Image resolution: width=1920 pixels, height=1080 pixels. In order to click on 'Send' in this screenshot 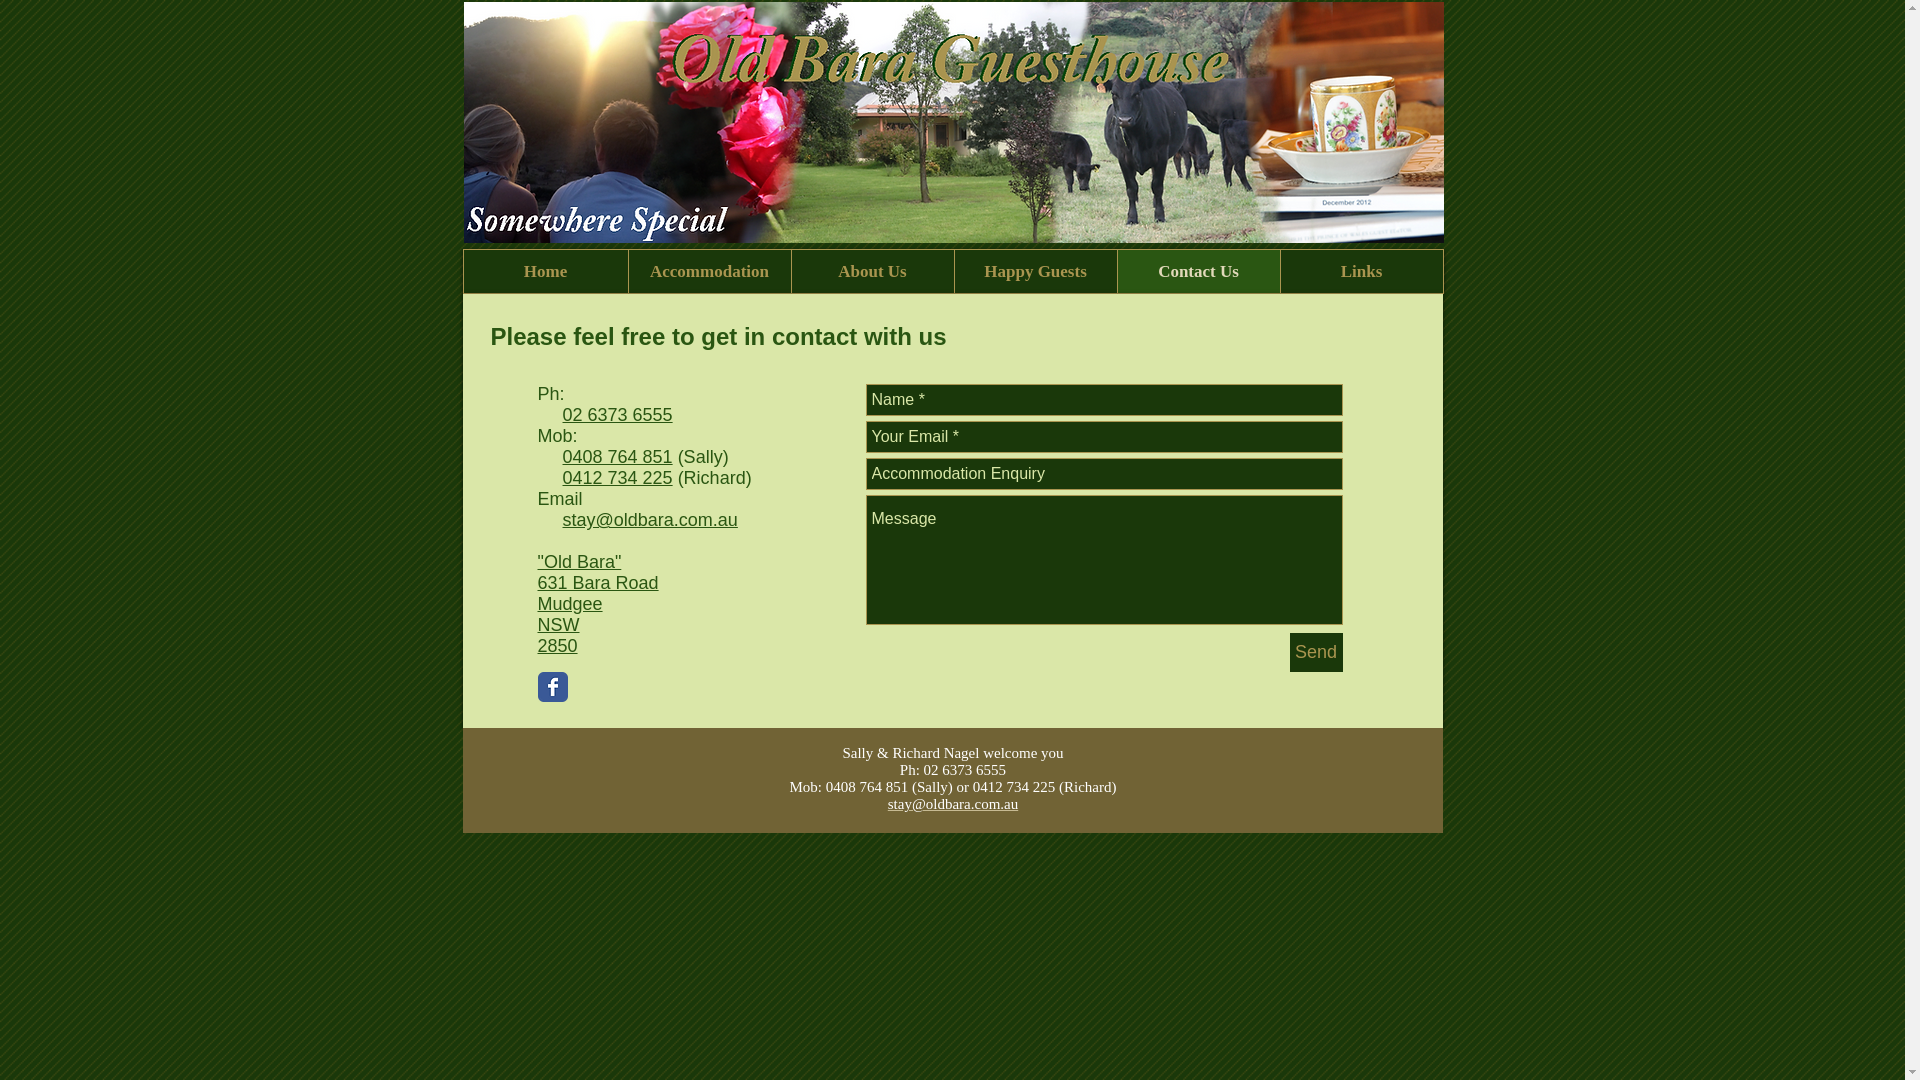, I will do `click(1316, 652)`.